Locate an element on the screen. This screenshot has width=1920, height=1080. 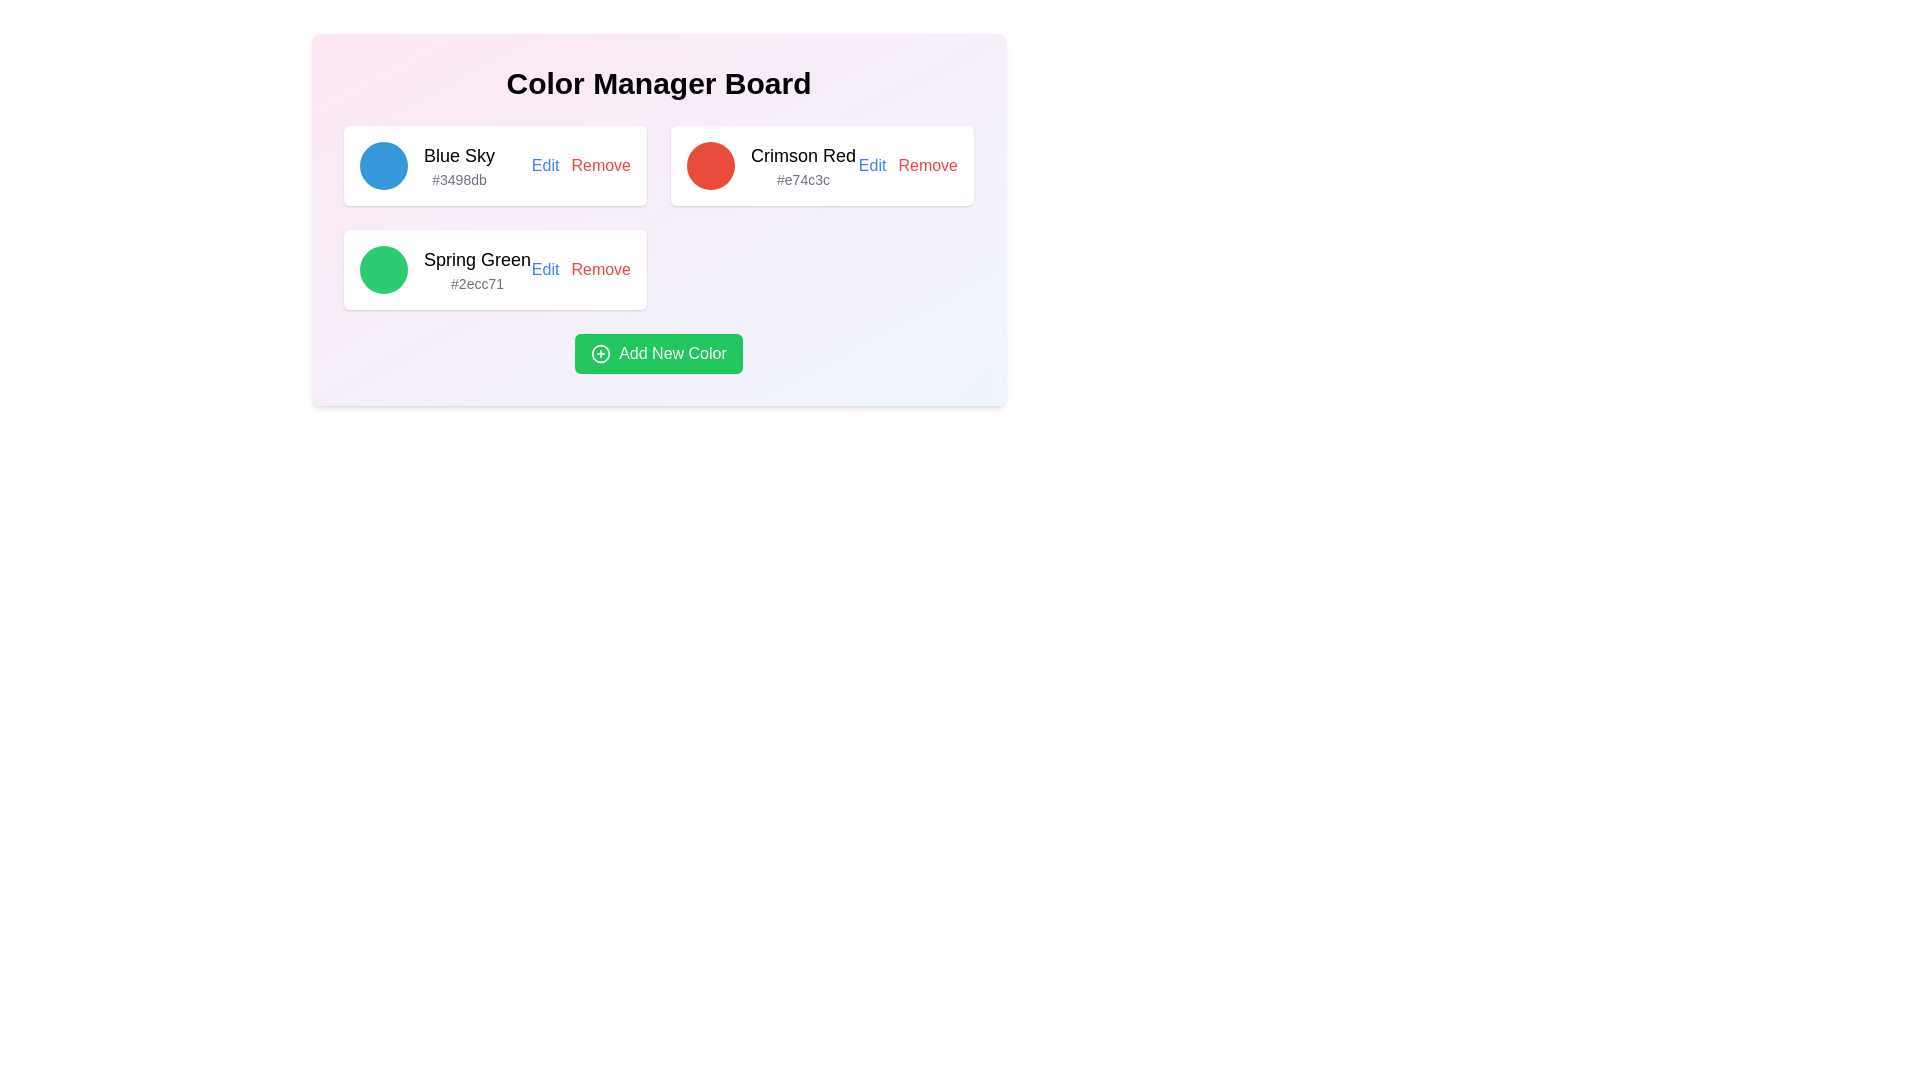
the 'Remove' hyperlink, which is styled with a red font and appears next to the 'Edit' option in the second row of the card list related to 'Spring Green' is located at coordinates (600, 270).